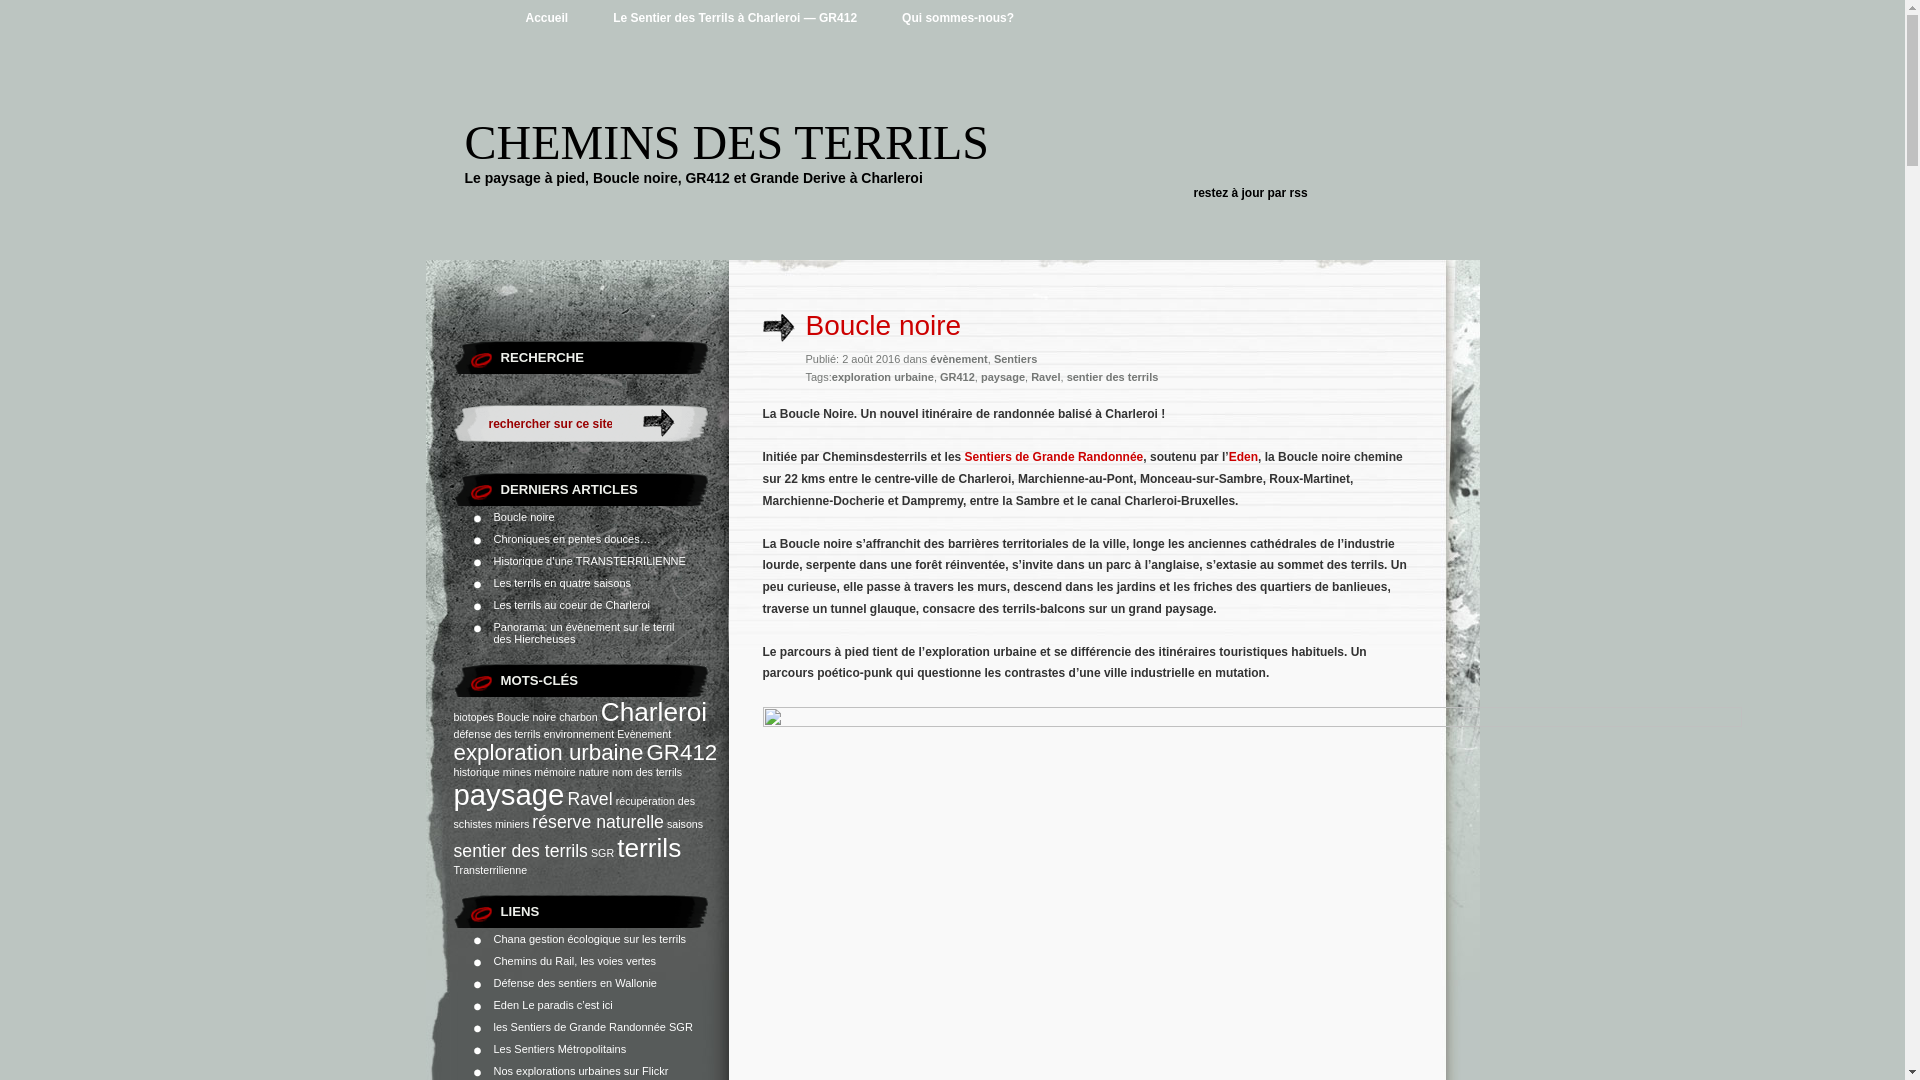 The image size is (1920, 1080). I want to click on 'historique', so click(475, 770).